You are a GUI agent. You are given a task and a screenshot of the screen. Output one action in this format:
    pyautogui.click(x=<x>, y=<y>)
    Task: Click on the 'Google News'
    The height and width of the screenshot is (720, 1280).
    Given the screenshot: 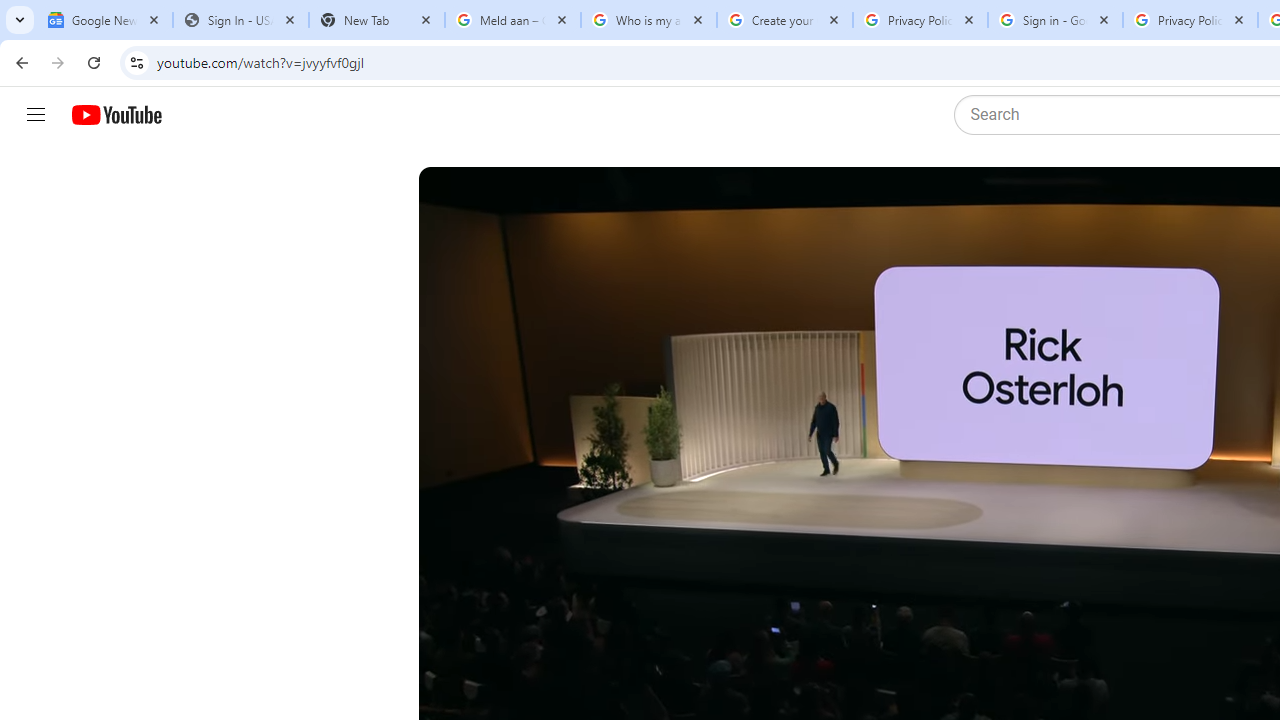 What is the action you would take?
    pyautogui.click(x=103, y=20)
    